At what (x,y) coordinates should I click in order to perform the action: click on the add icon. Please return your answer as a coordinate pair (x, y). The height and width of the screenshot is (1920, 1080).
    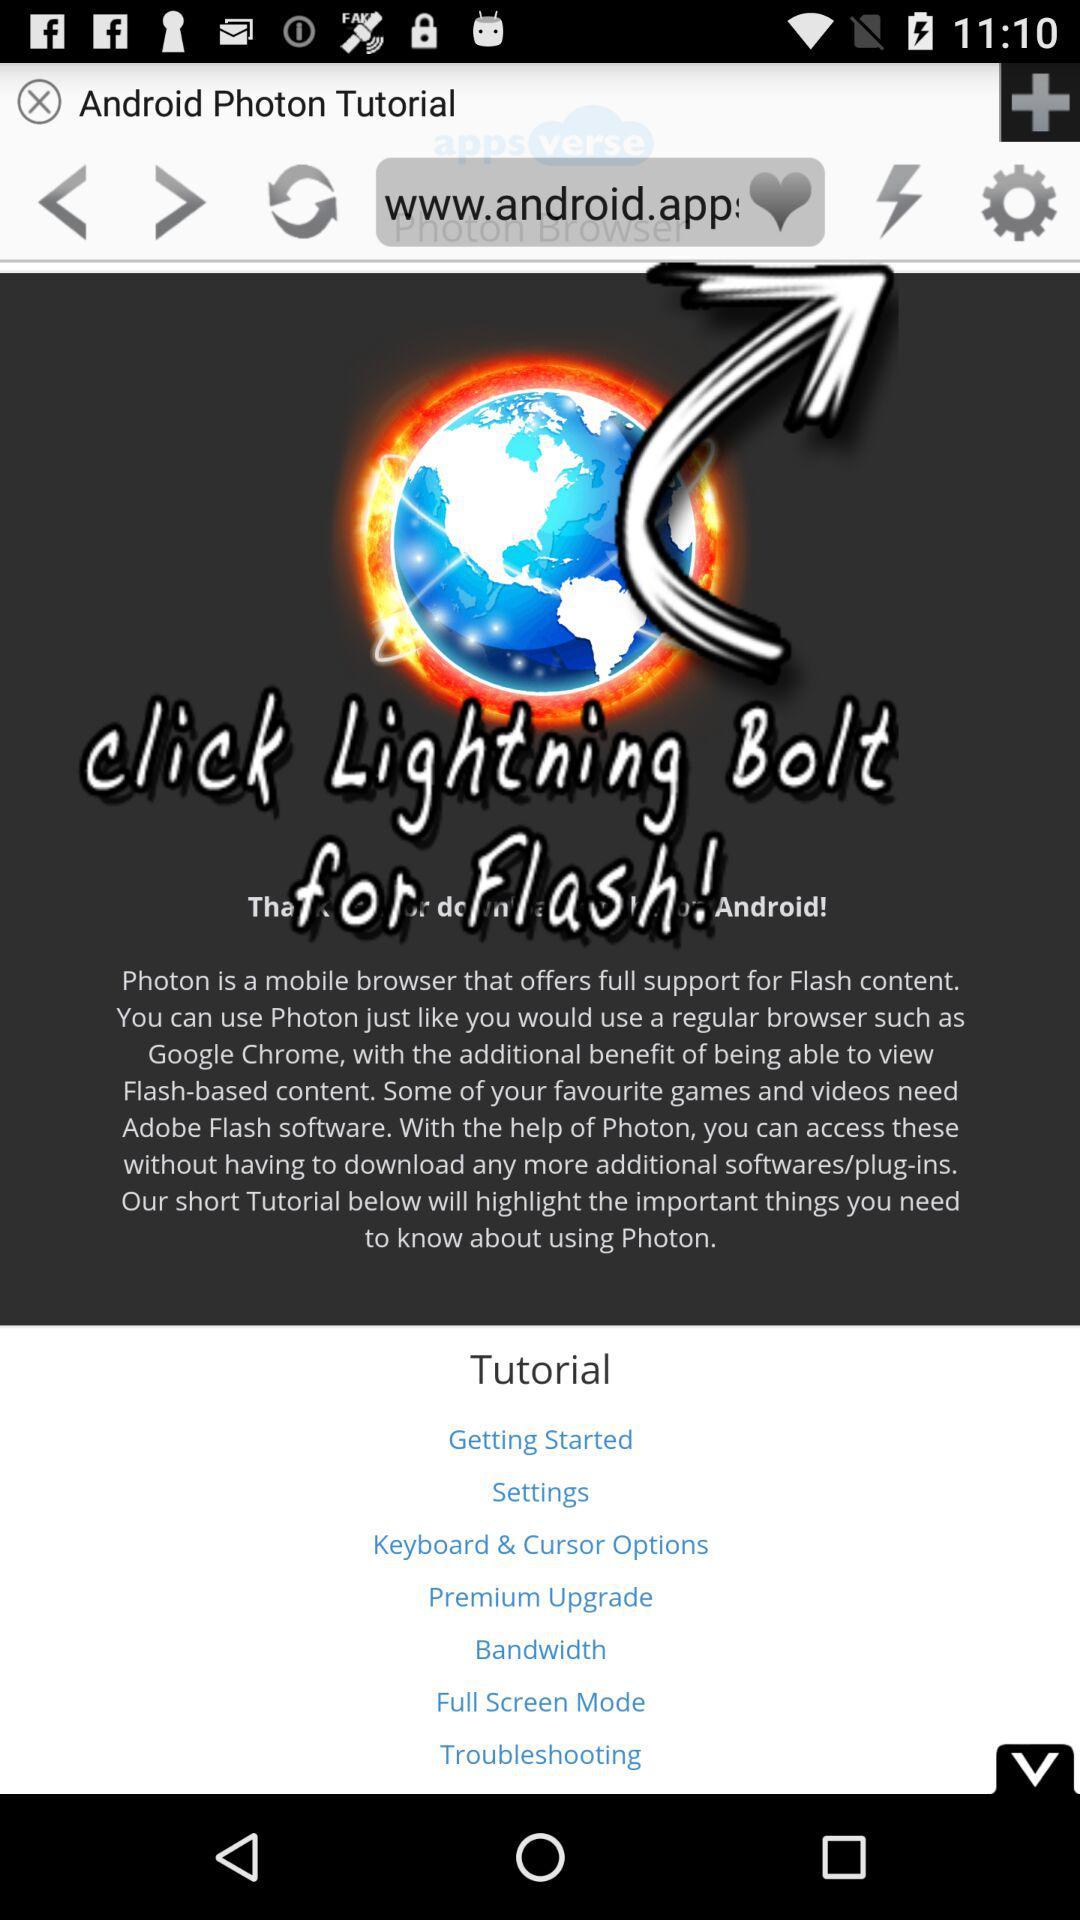
    Looking at the image, I should click on (1039, 108).